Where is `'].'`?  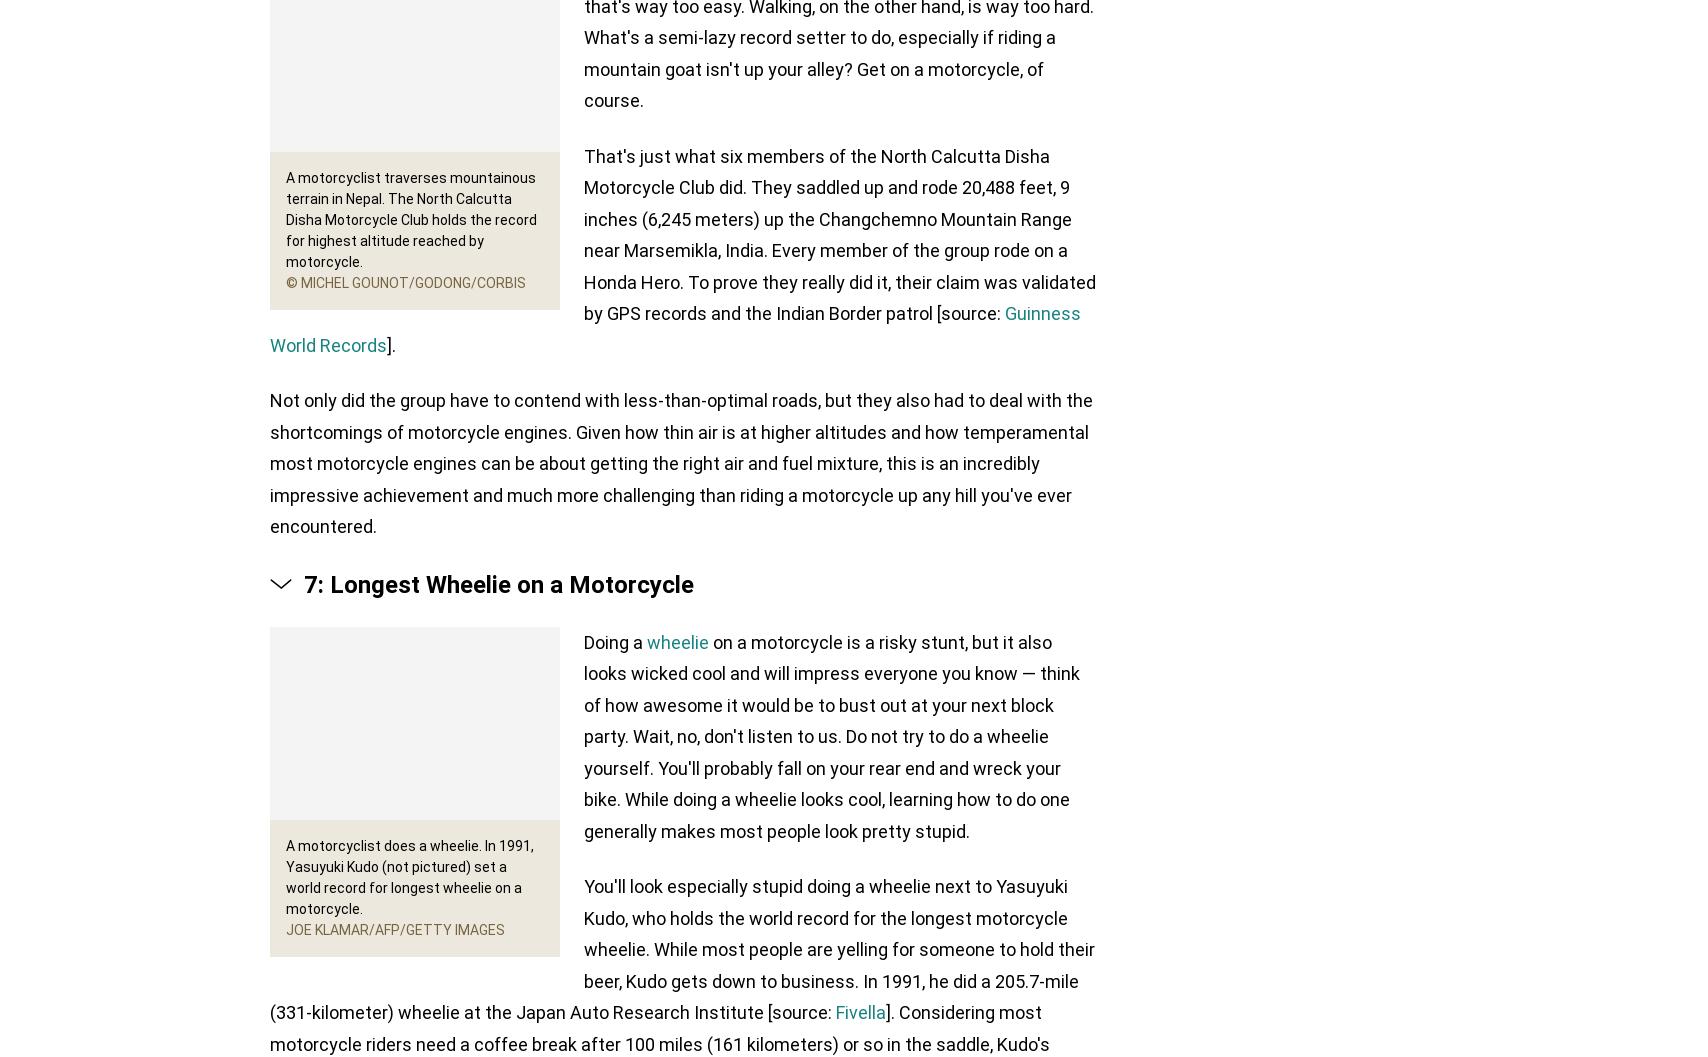 '].' is located at coordinates (391, 344).